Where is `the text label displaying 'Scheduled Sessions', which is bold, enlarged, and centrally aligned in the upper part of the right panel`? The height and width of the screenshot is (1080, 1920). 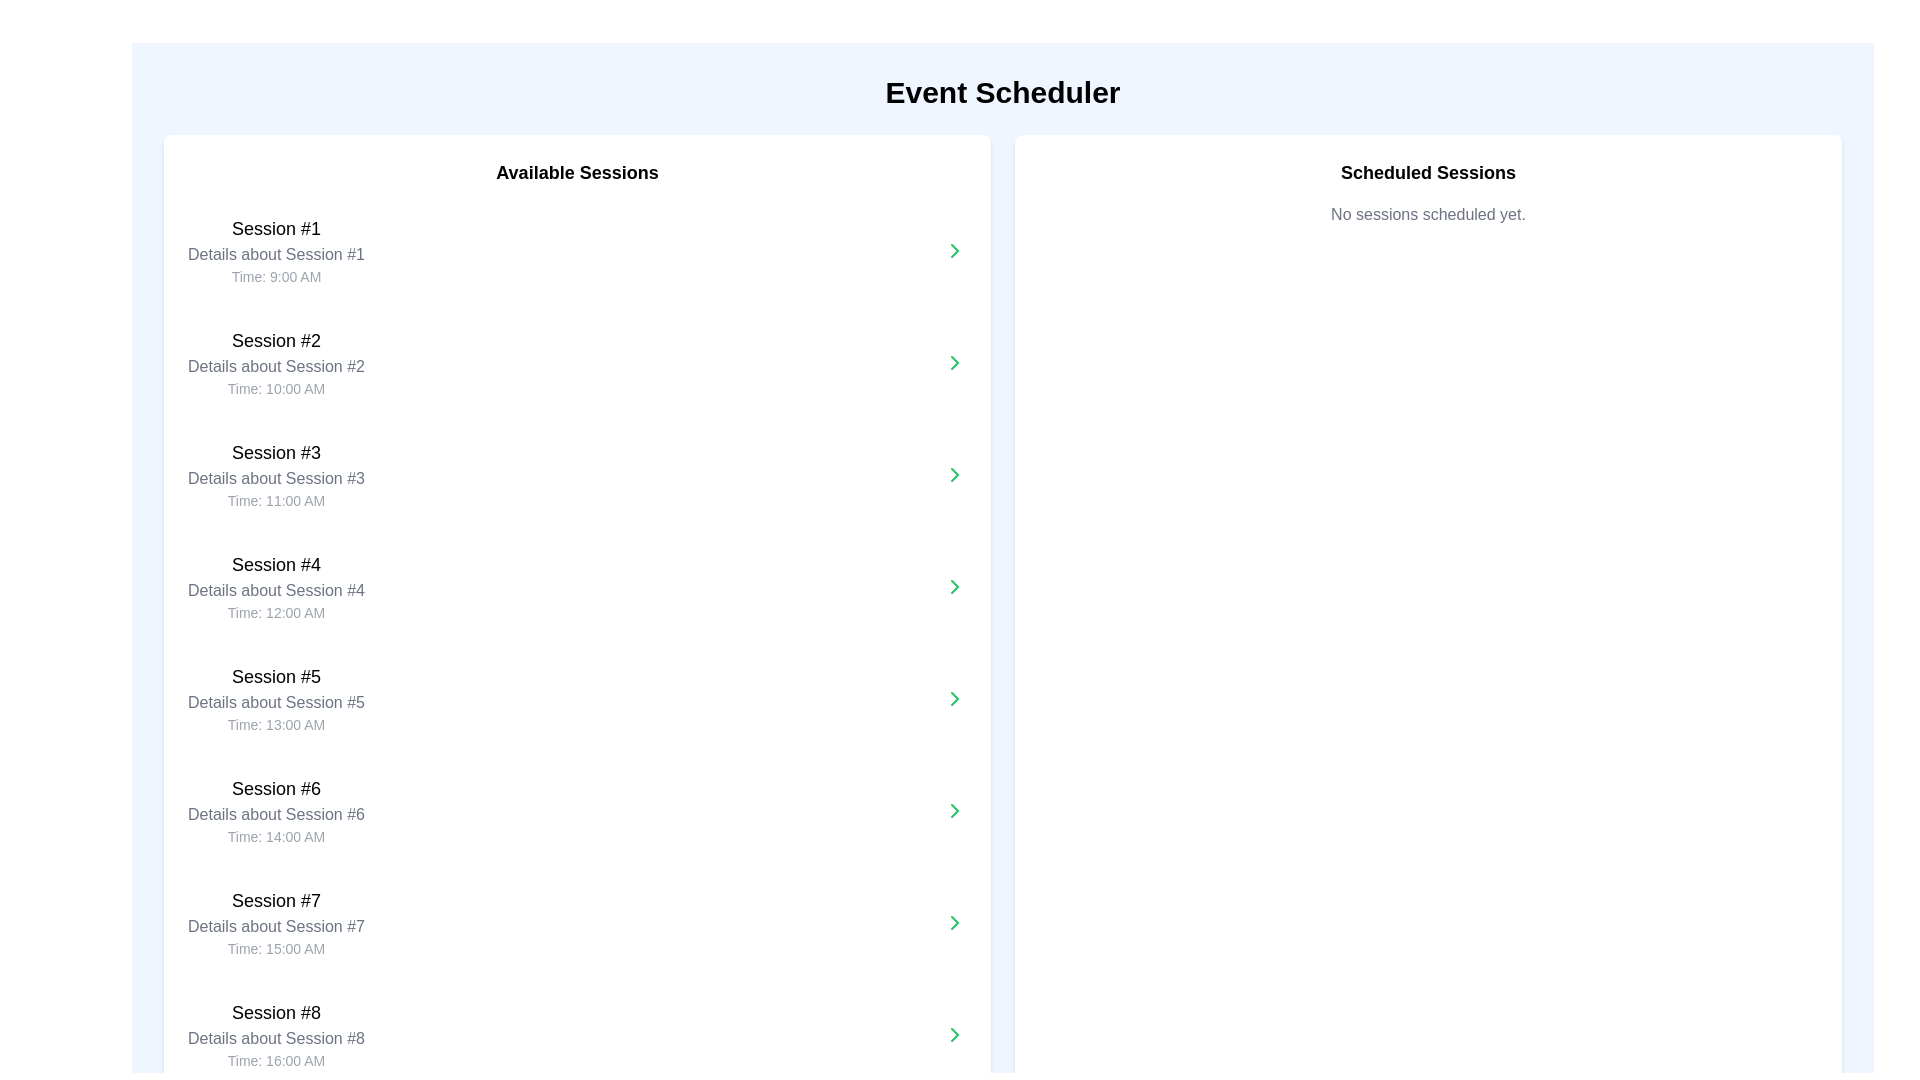 the text label displaying 'Scheduled Sessions', which is bold, enlarged, and centrally aligned in the upper part of the right panel is located at coordinates (1427, 172).